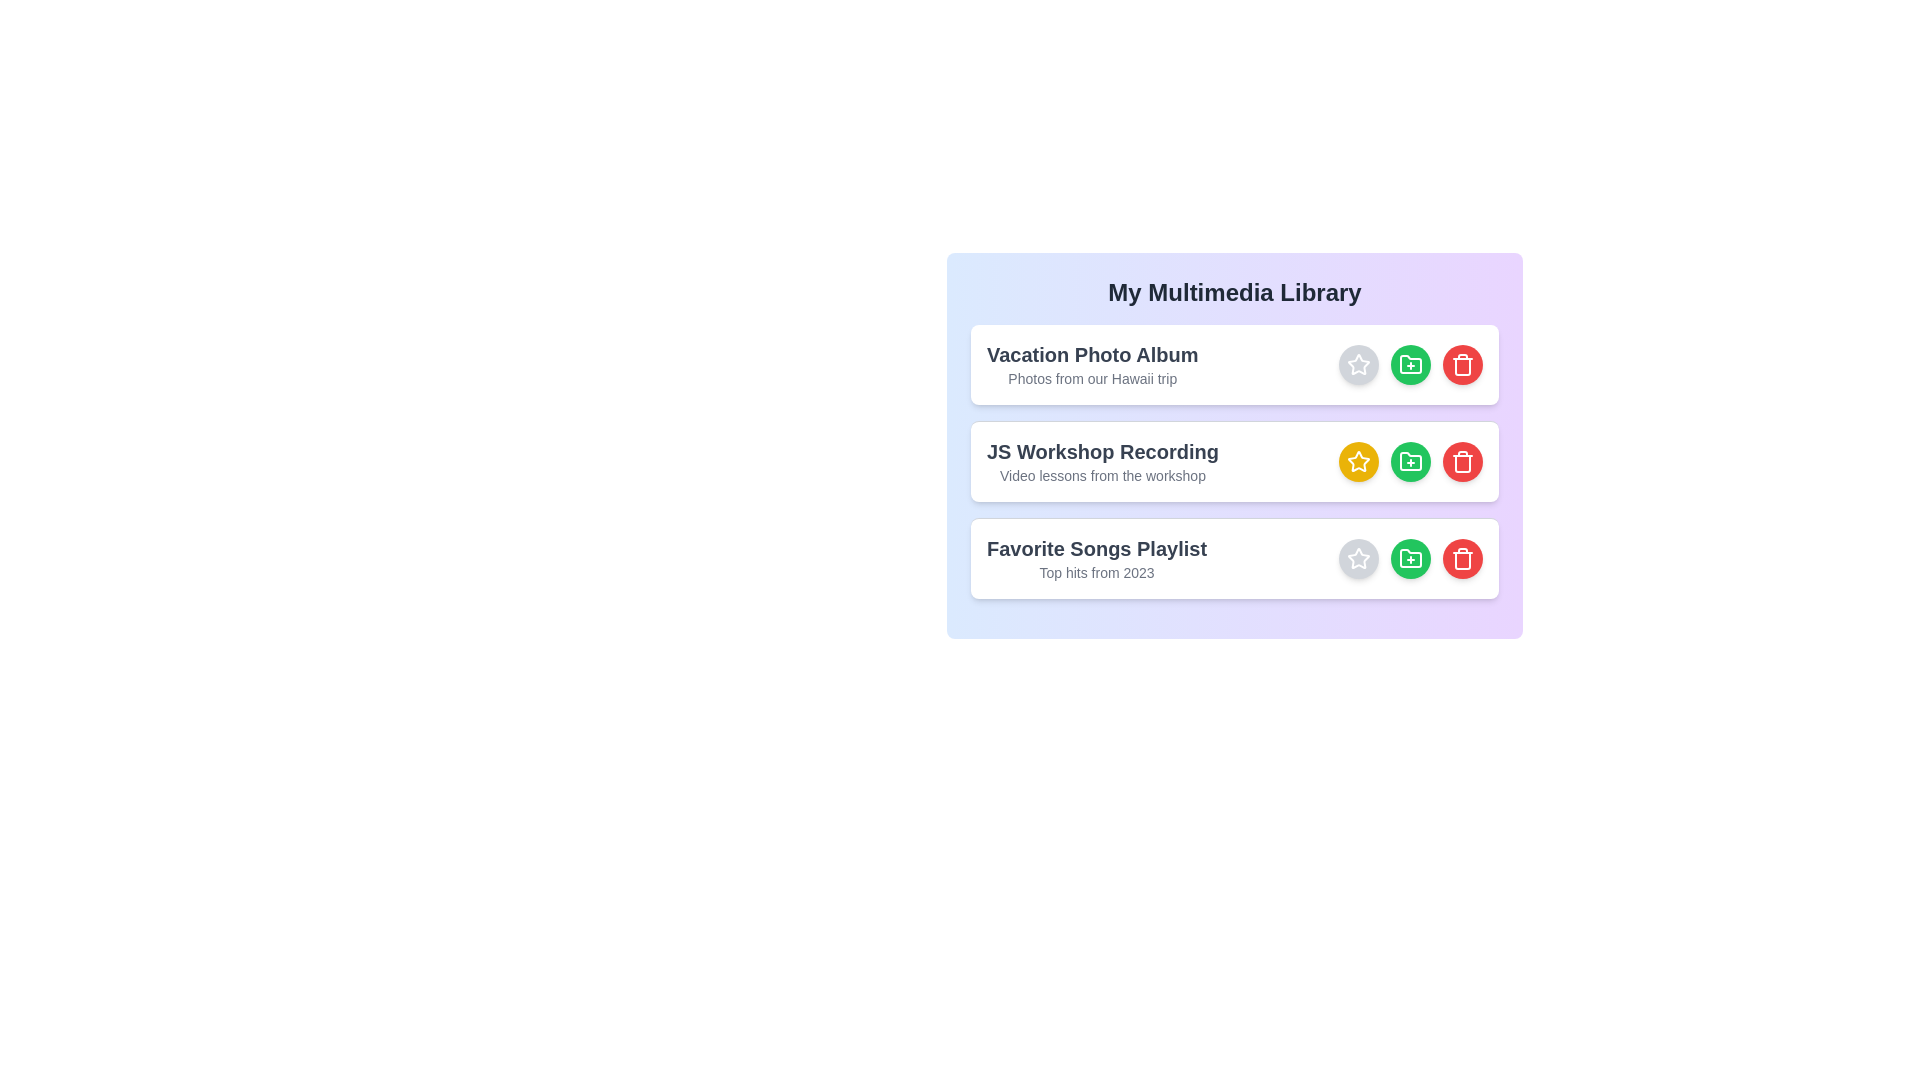 This screenshot has width=1920, height=1080. What do you see at coordinates (1358, 462) in the screenshot?
I see `the star button, which indicates a positive action such as favoriting or marking an item as special, located in the middle of the second row, adjacent to a green plus button and a gray hollow star button` at bounding box center [1358, 462].